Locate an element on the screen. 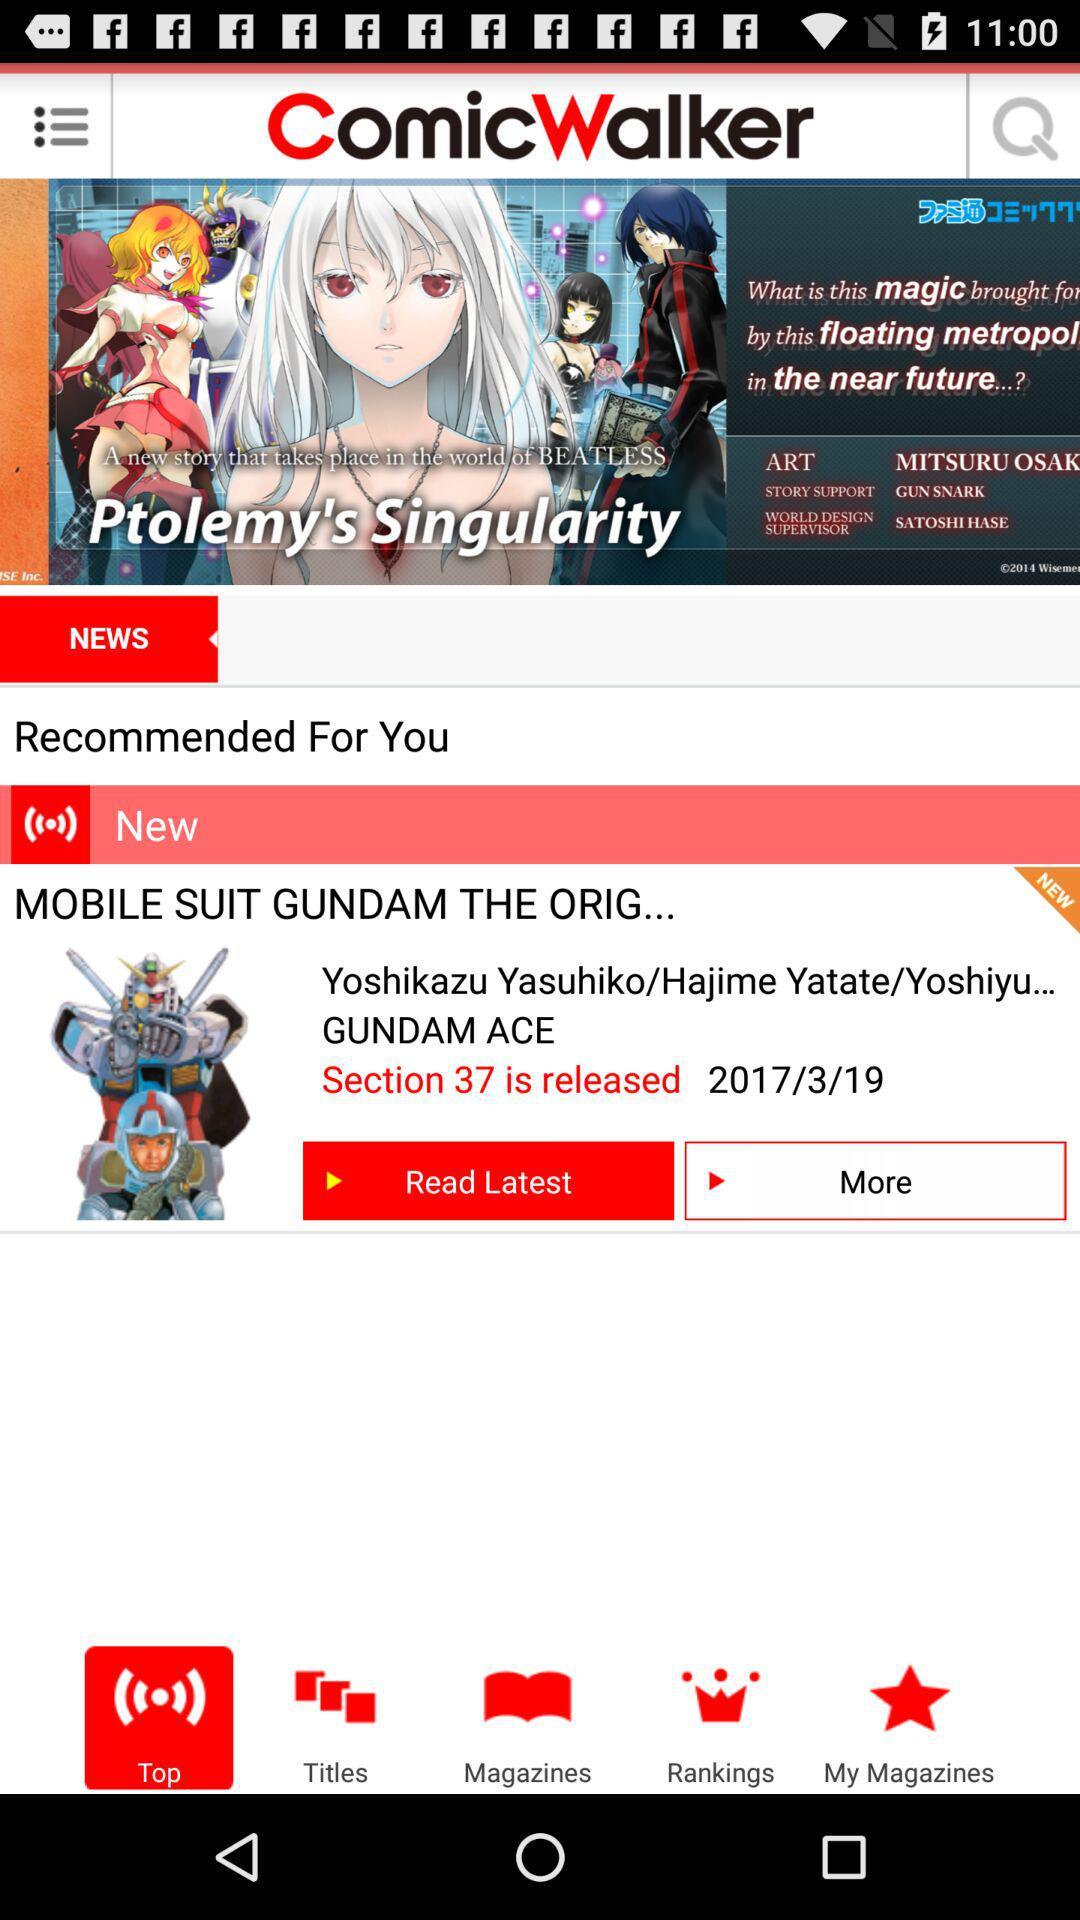 This screenshot has height=1920, width=1080. the list icon is located at coordinates (60, 133).